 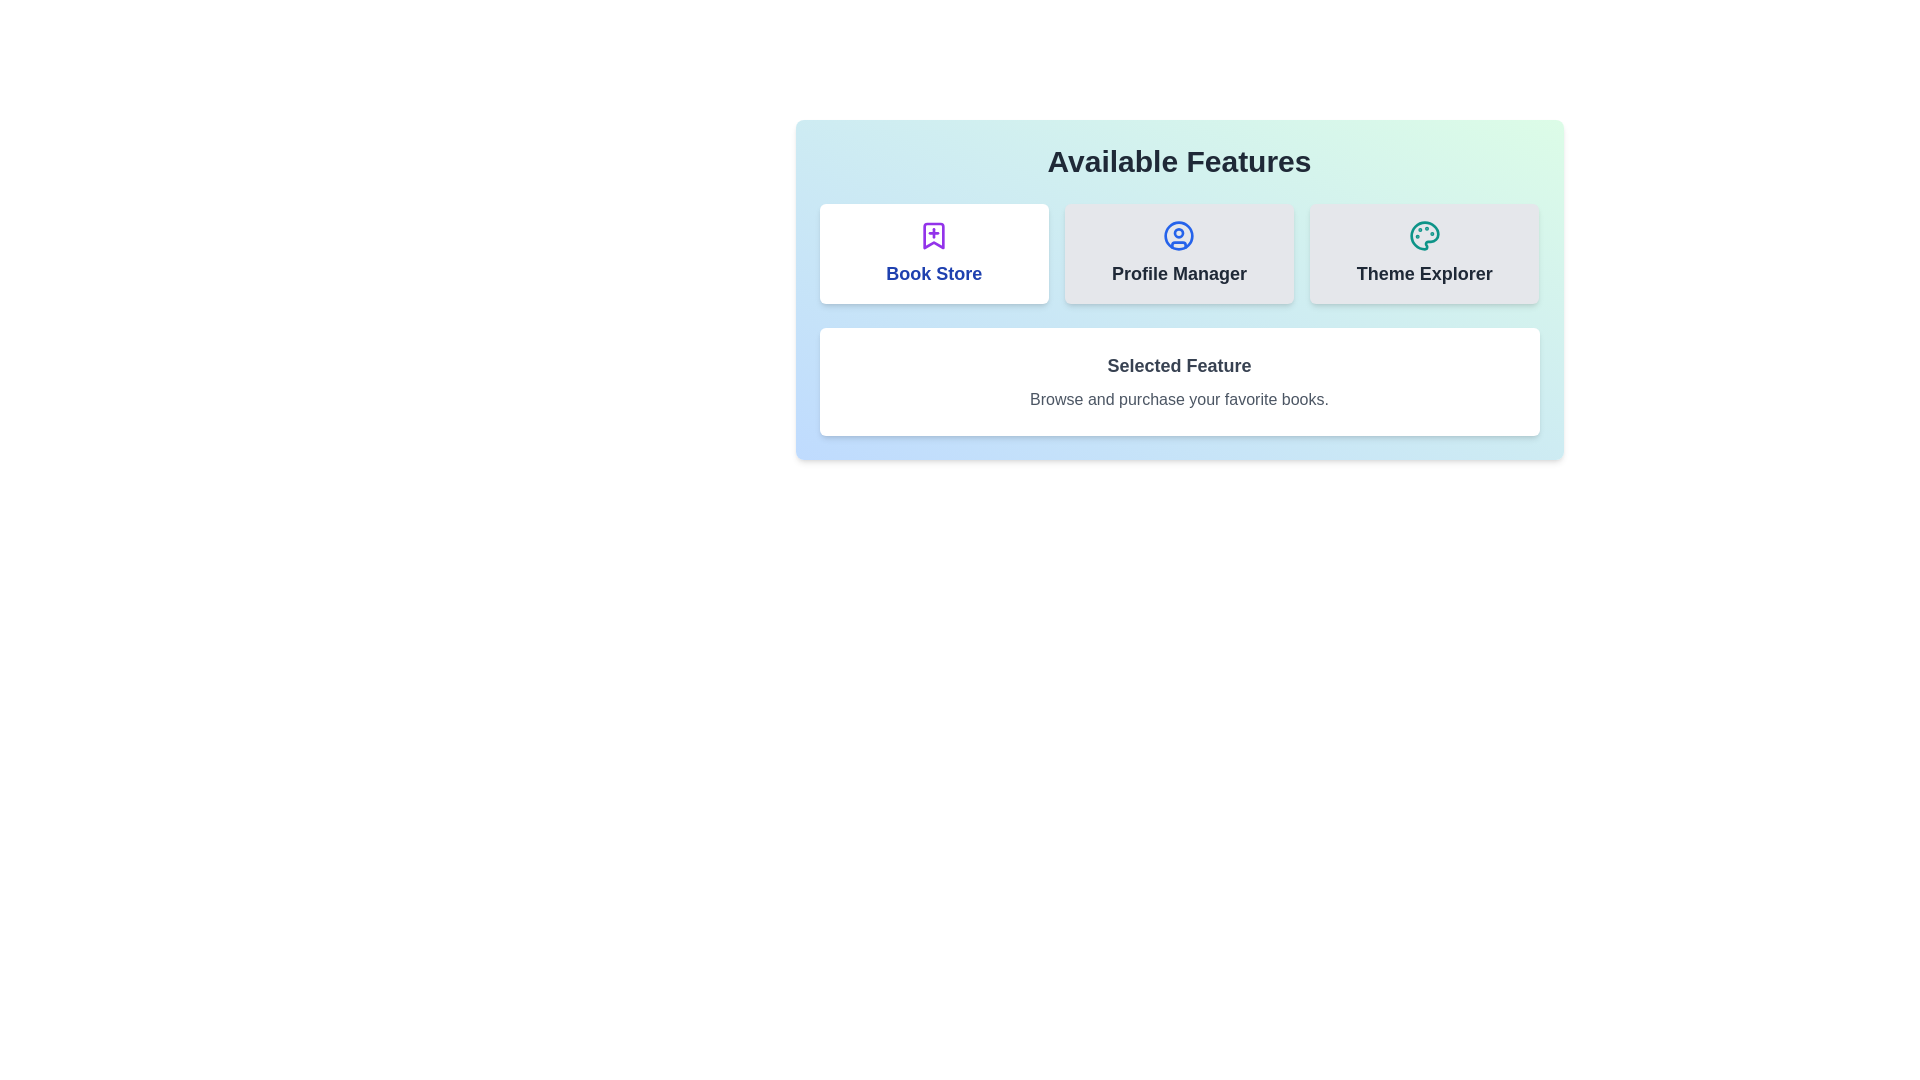 I want to click on the decorative icon for the 'Theme Explorer' feature, so click(x=1423, y=234).